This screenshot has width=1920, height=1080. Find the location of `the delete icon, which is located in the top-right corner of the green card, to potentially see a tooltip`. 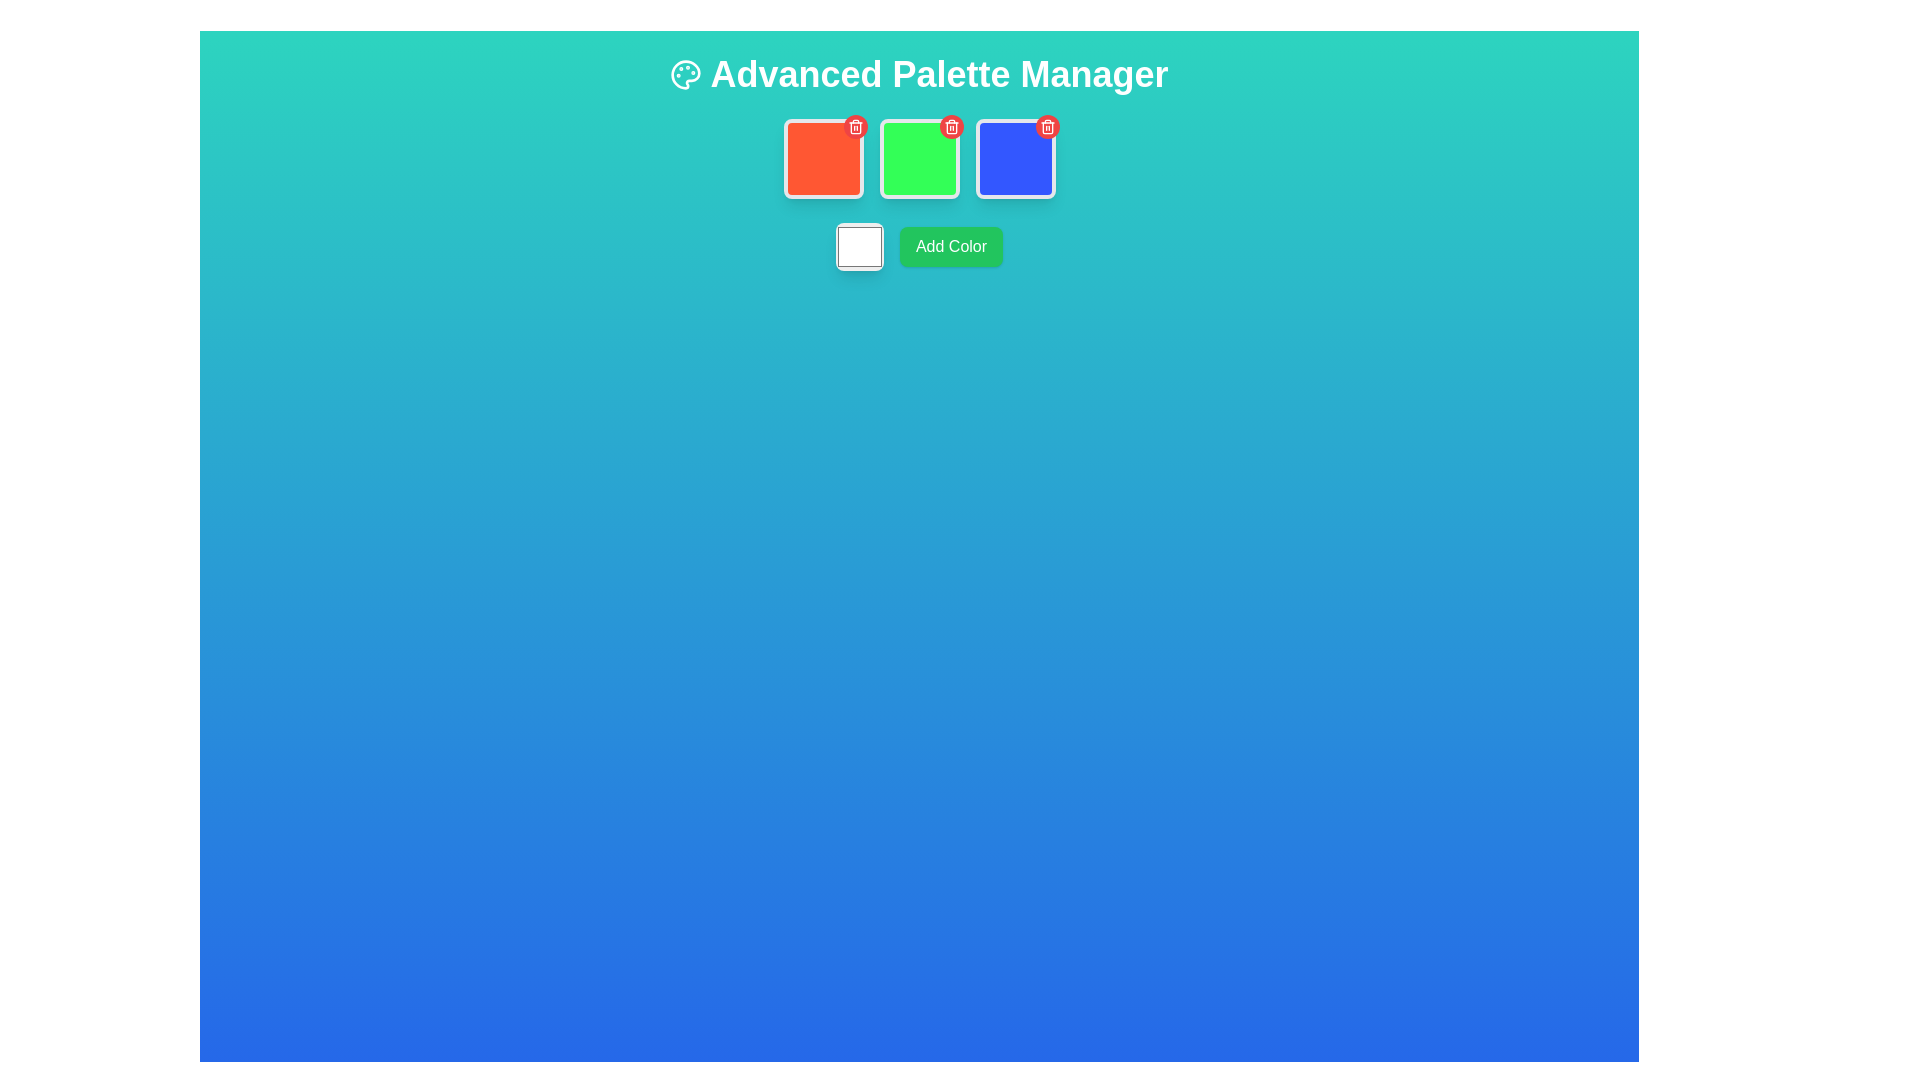

the delete icon, which is located in the top-right corner of the green card, to potentially see a tooltip is located at coordinates (855, 127).